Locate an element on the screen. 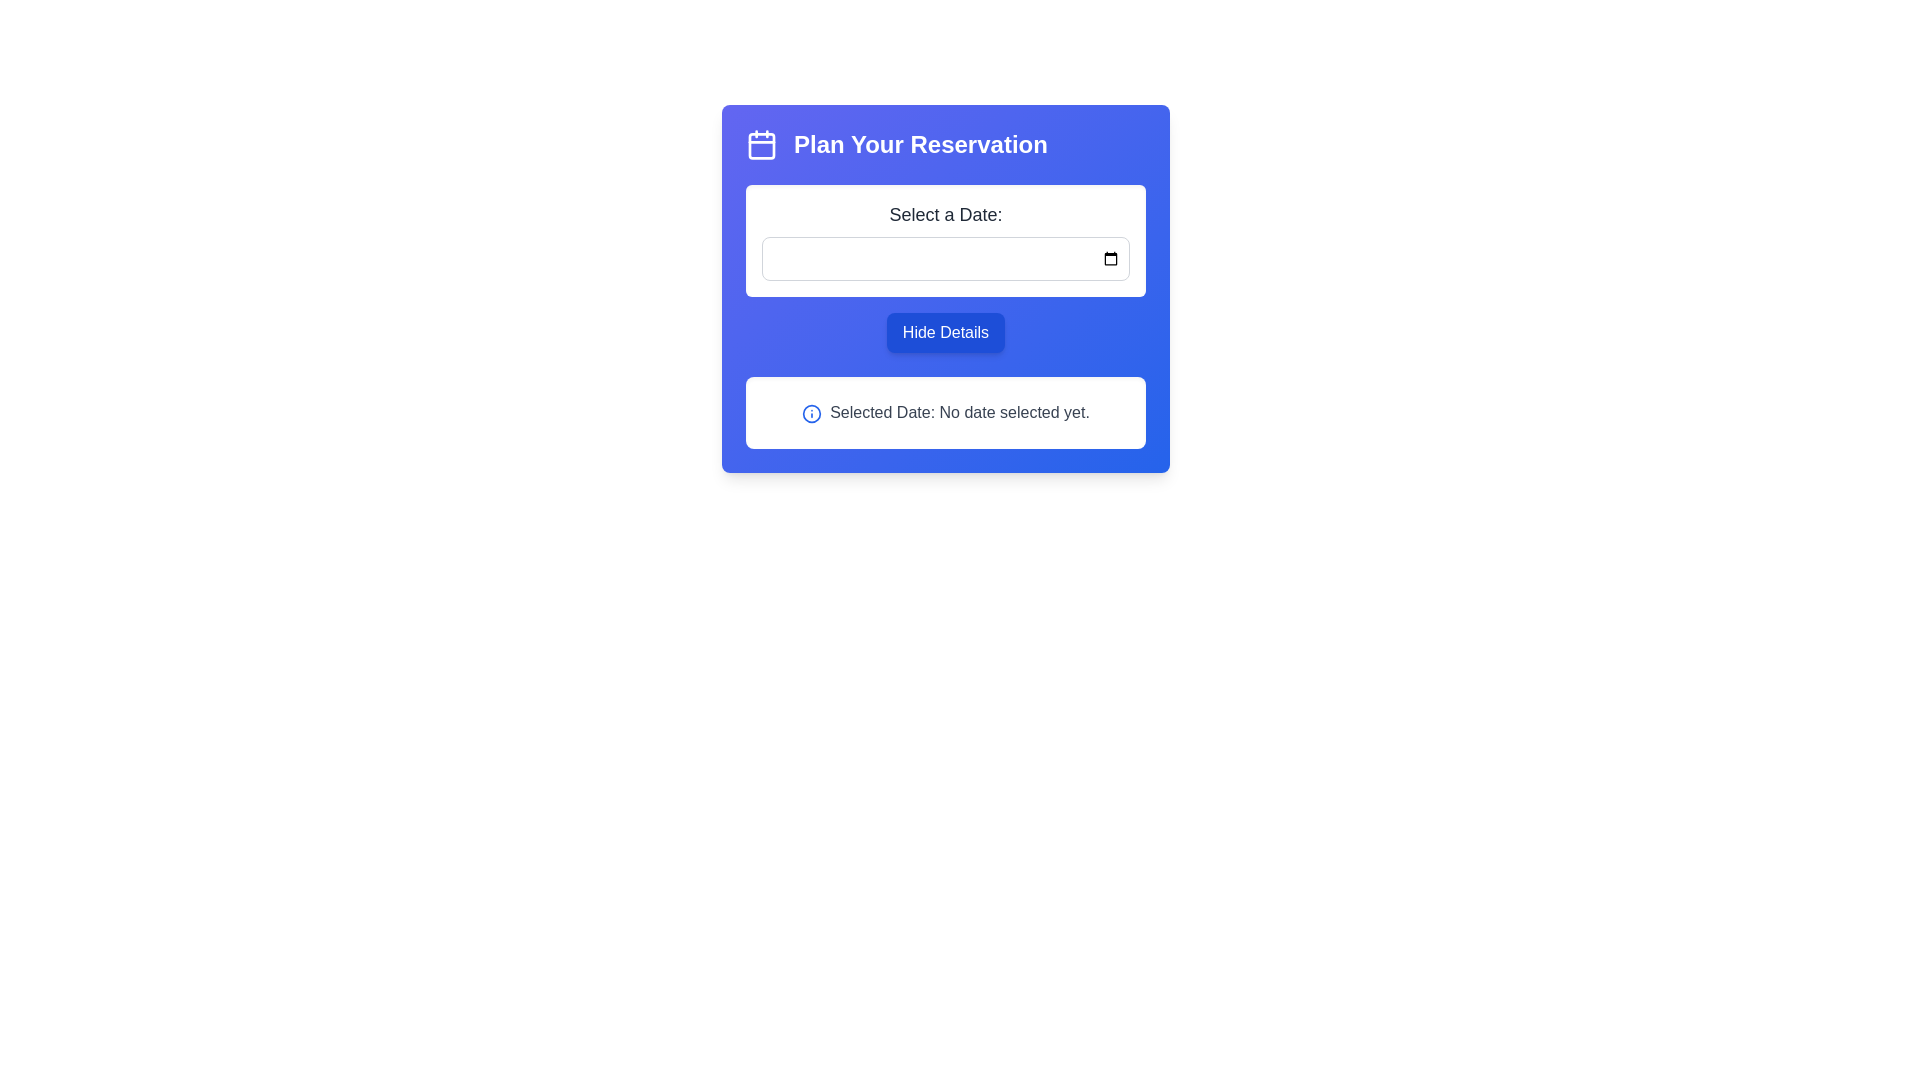 The width and height of the screenshot is (1920, 1080). the central rectangular shape inside the calendar icon, which visually represents the calendar's body in the 'Plan Your Reservation' section is located at coordinates (761, 145).